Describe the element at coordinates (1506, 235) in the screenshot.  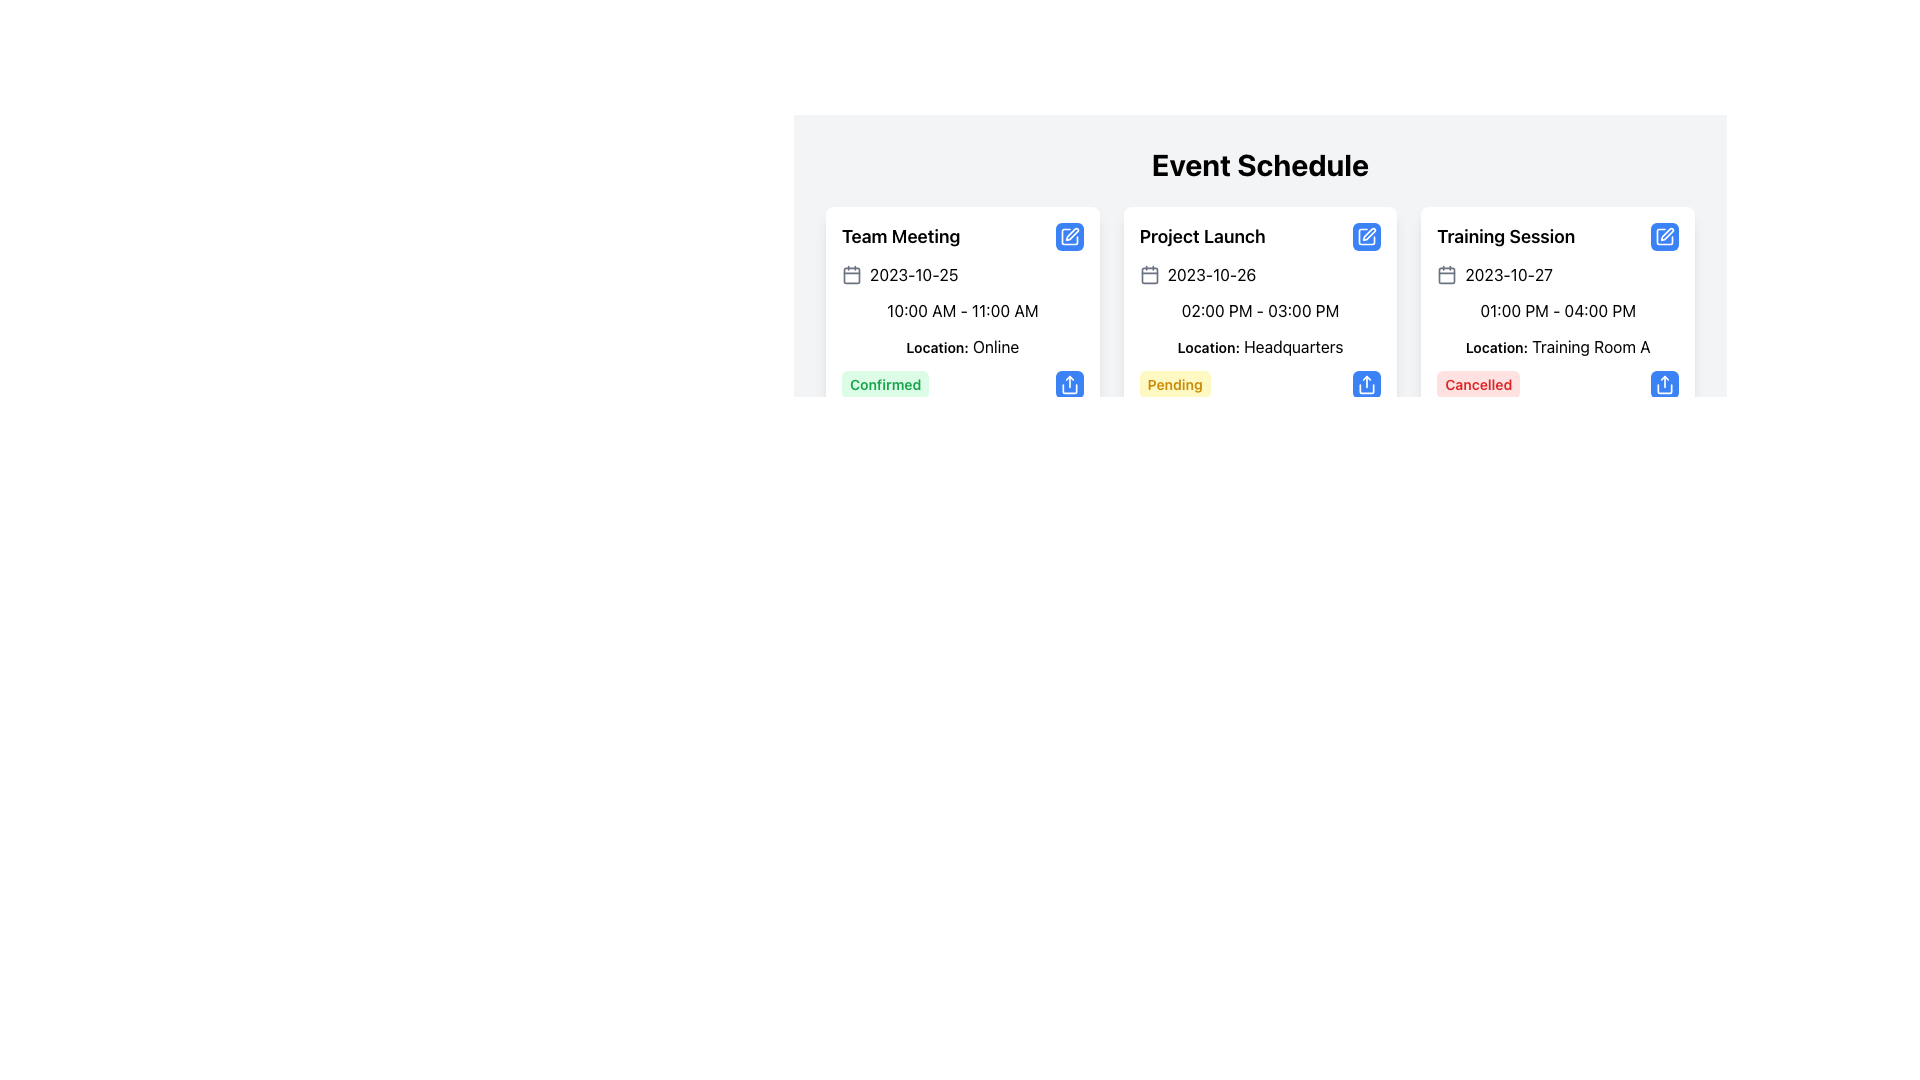
I see `the 'Training Session' title text label, which is prominently displayed in bold and larger font size at the top center of the event card` at that location.